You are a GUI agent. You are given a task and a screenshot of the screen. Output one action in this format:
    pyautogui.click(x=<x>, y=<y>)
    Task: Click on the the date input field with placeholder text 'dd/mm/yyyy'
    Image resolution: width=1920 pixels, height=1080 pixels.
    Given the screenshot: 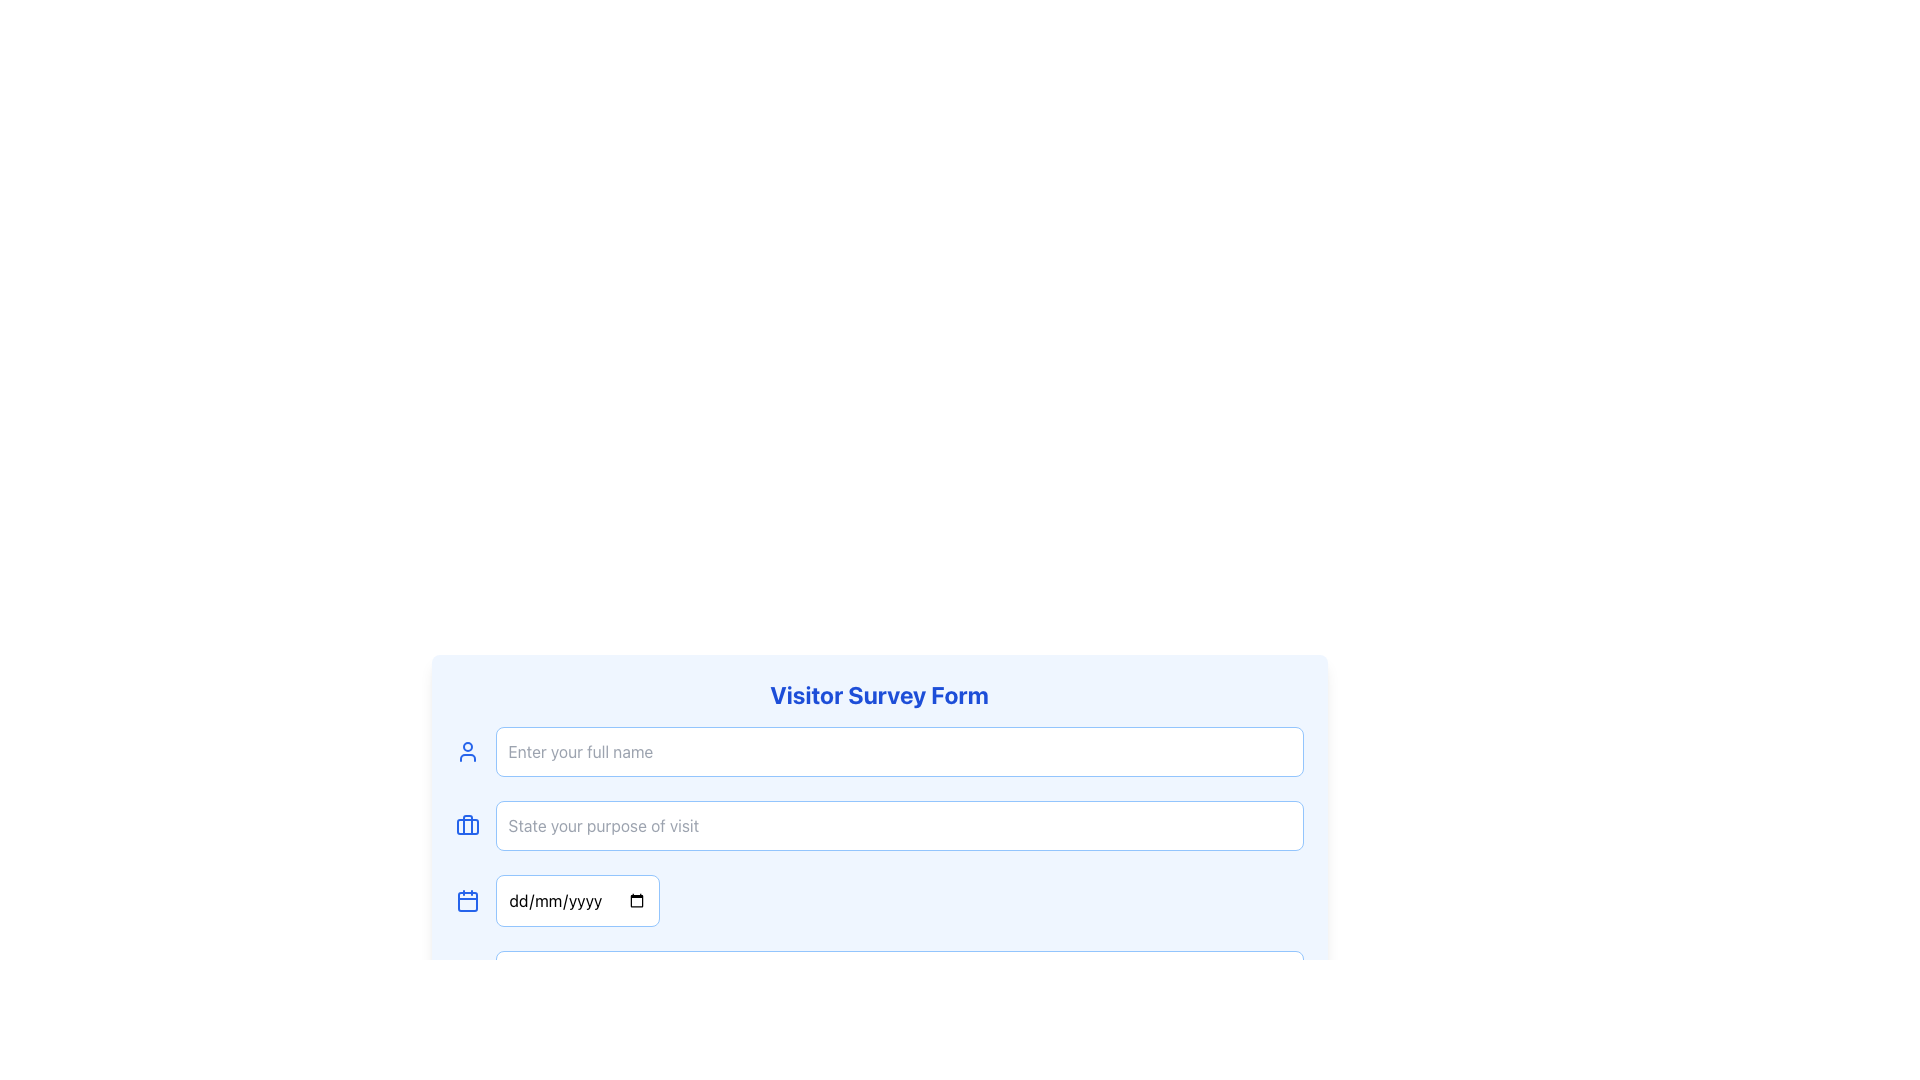 What is the action you would take?
    pyautogui.click(x=576, y=901)
    